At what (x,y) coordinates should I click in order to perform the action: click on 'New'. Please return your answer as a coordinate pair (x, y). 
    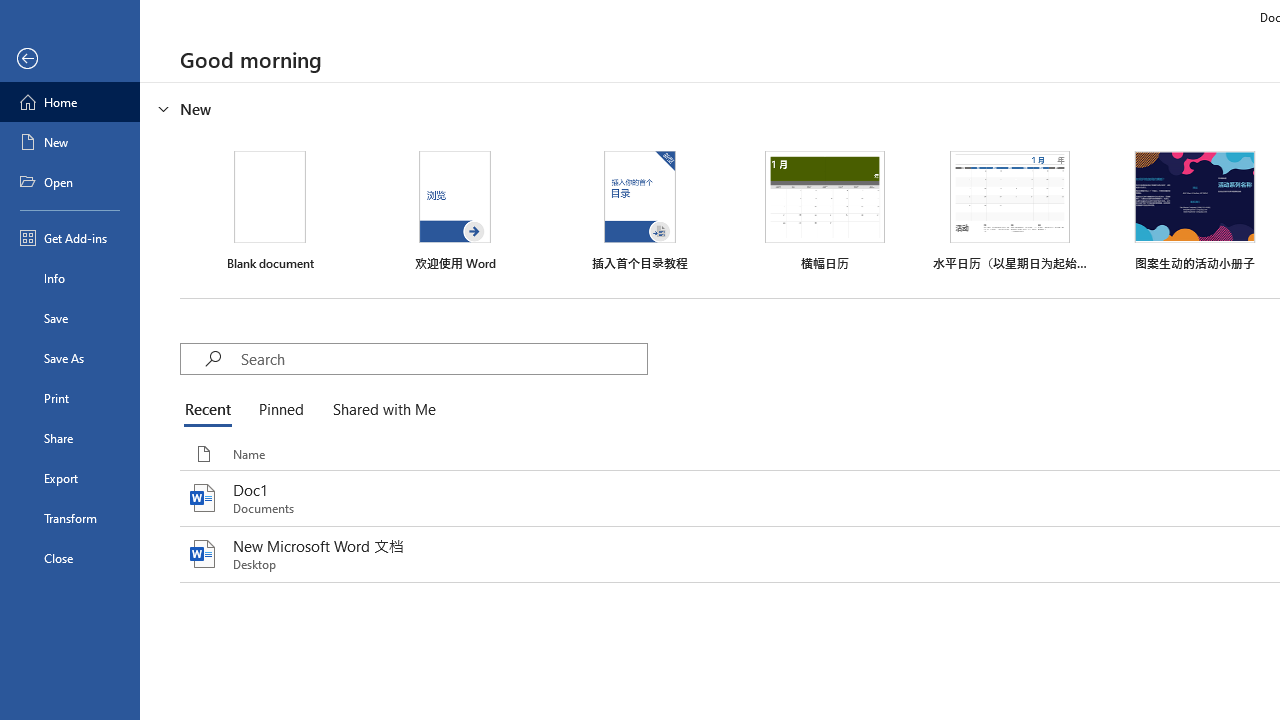
    Looking at the image, I should click on (69, 140).